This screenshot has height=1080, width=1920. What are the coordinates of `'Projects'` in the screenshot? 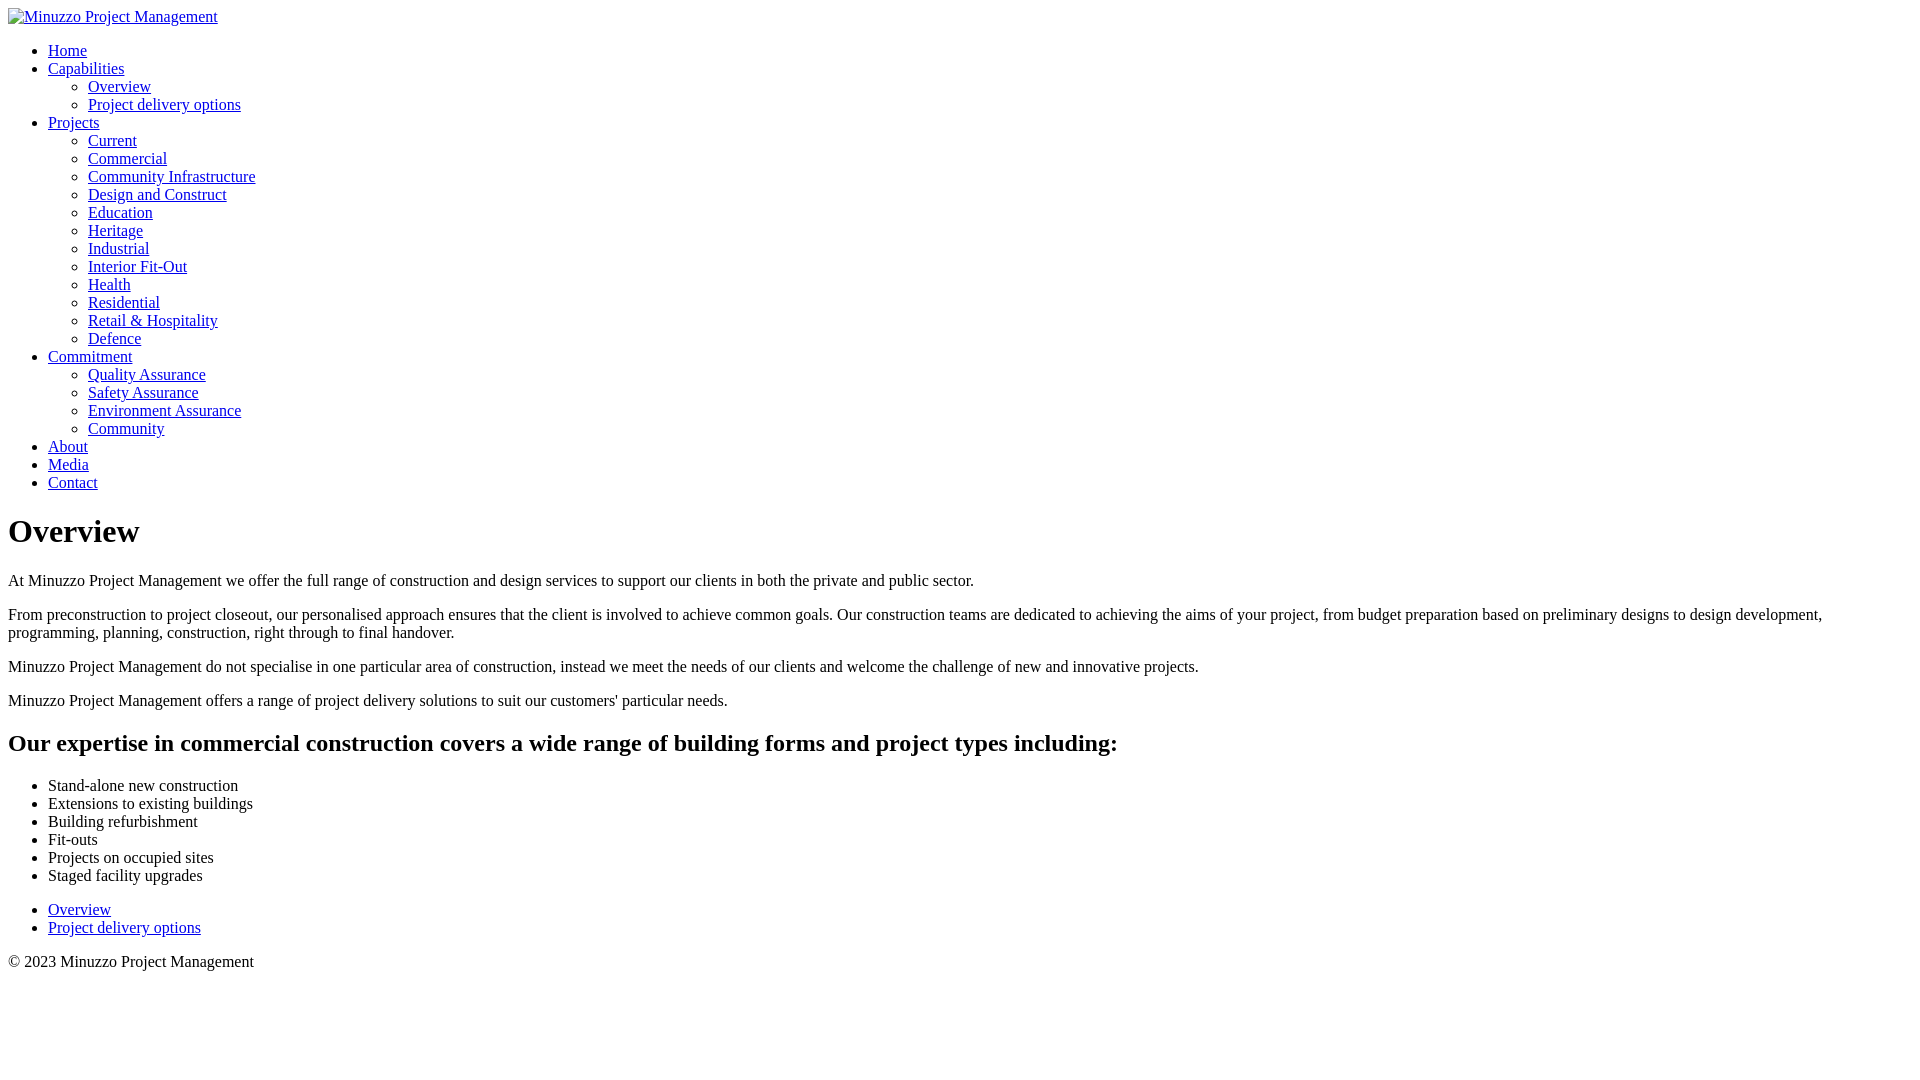 It's located at (73, 122).